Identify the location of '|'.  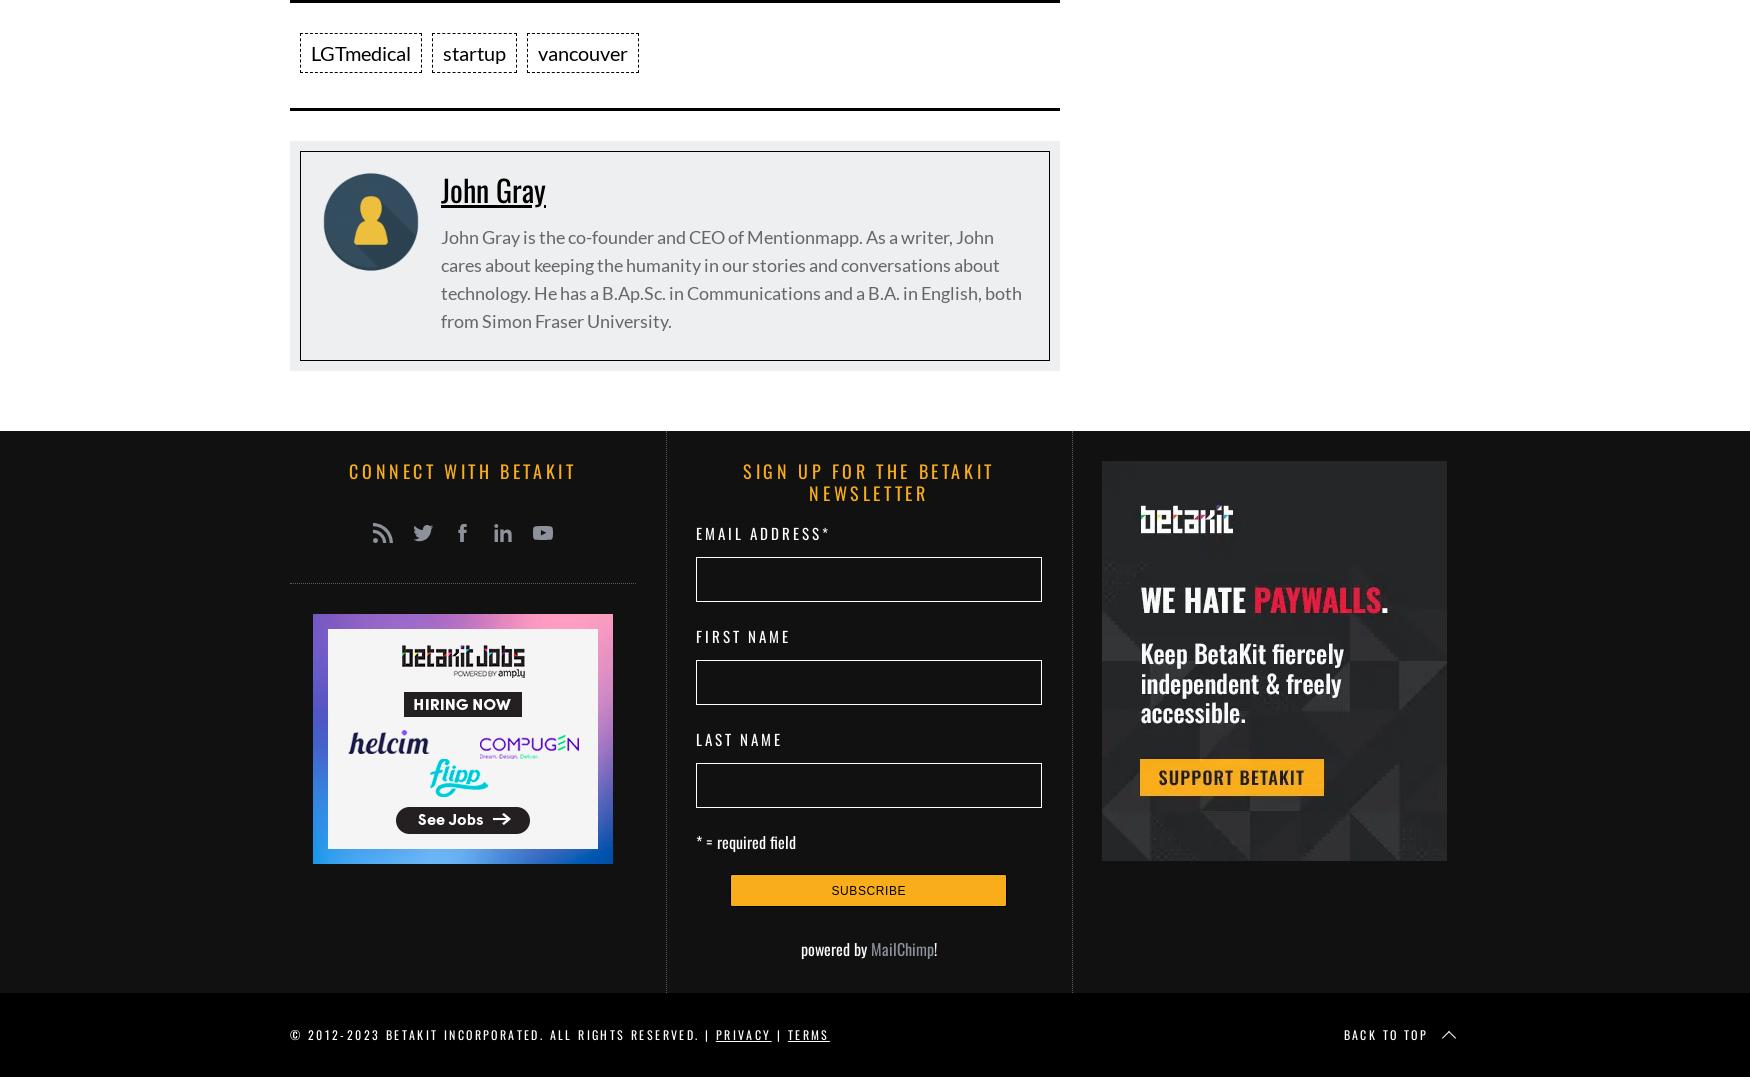
(777, 1033).